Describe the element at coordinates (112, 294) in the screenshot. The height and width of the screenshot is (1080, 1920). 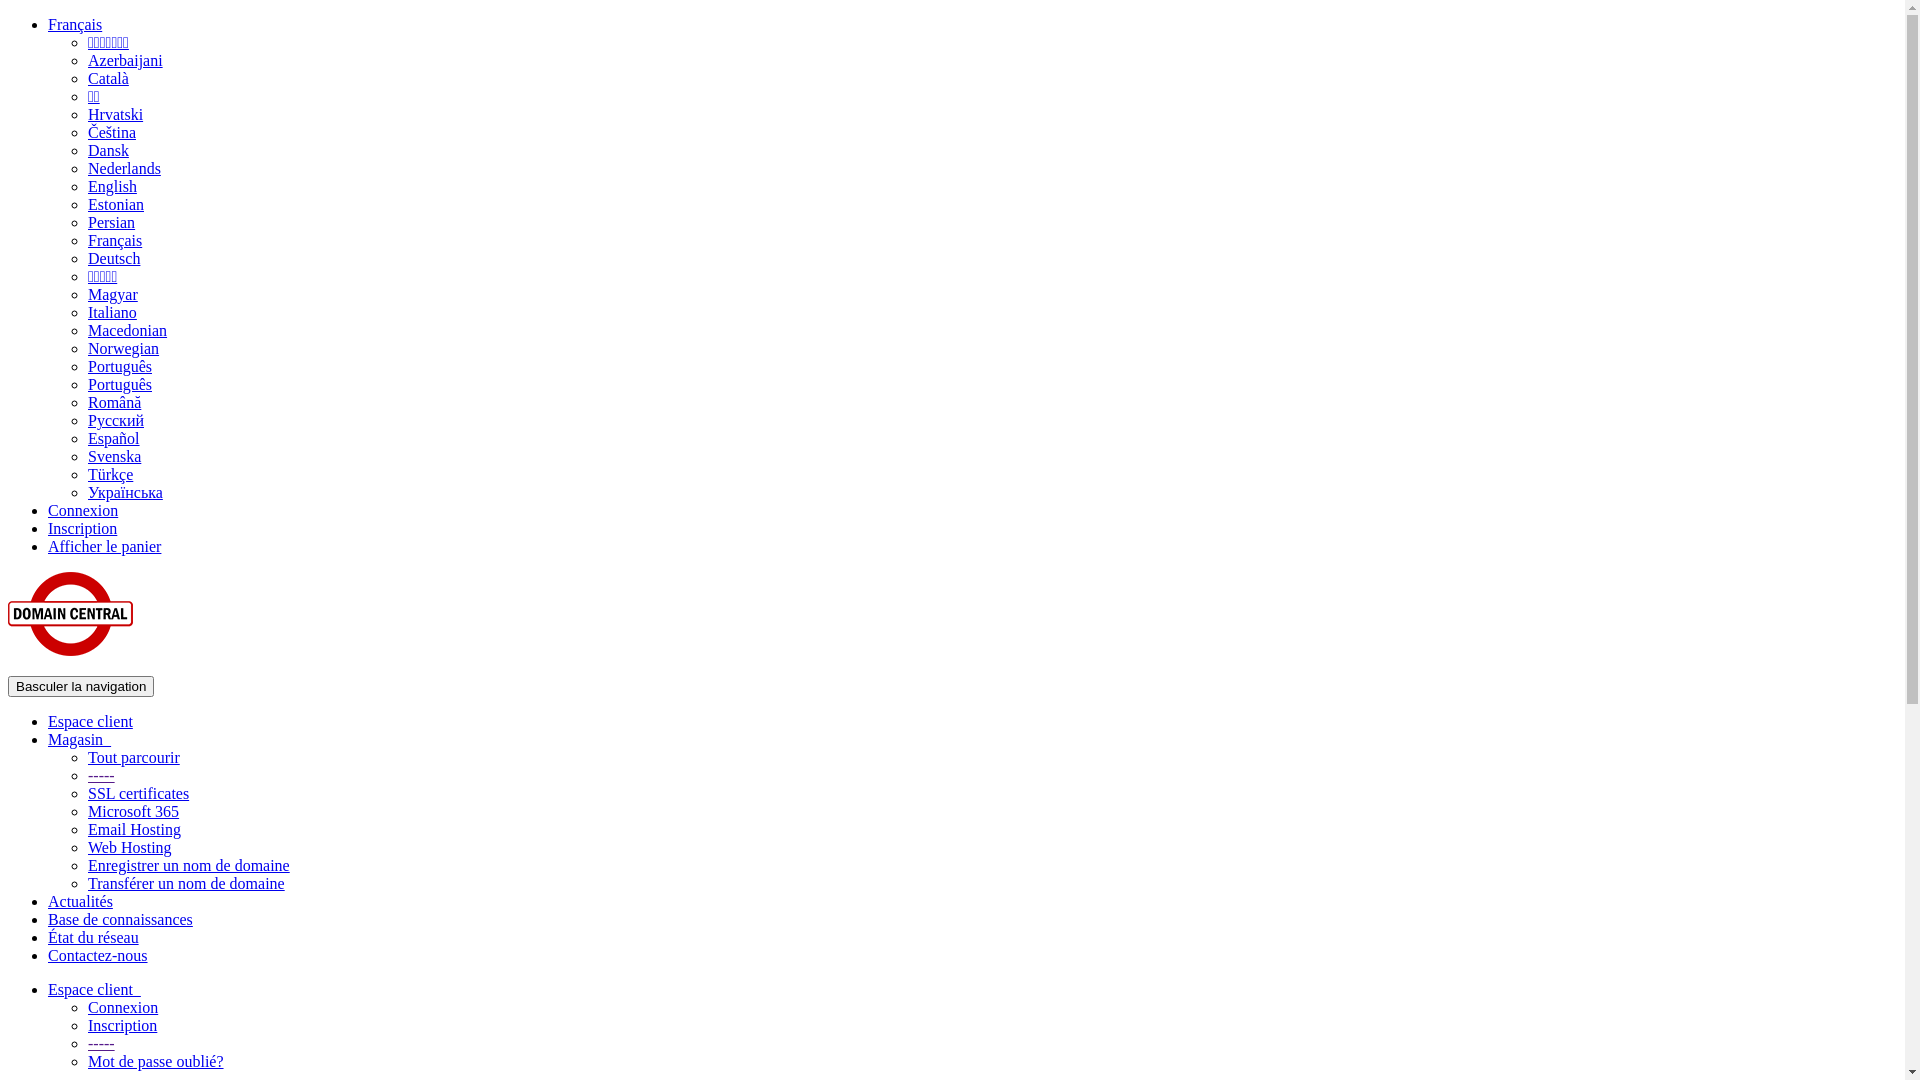
I see `'Magyar'` at that location.